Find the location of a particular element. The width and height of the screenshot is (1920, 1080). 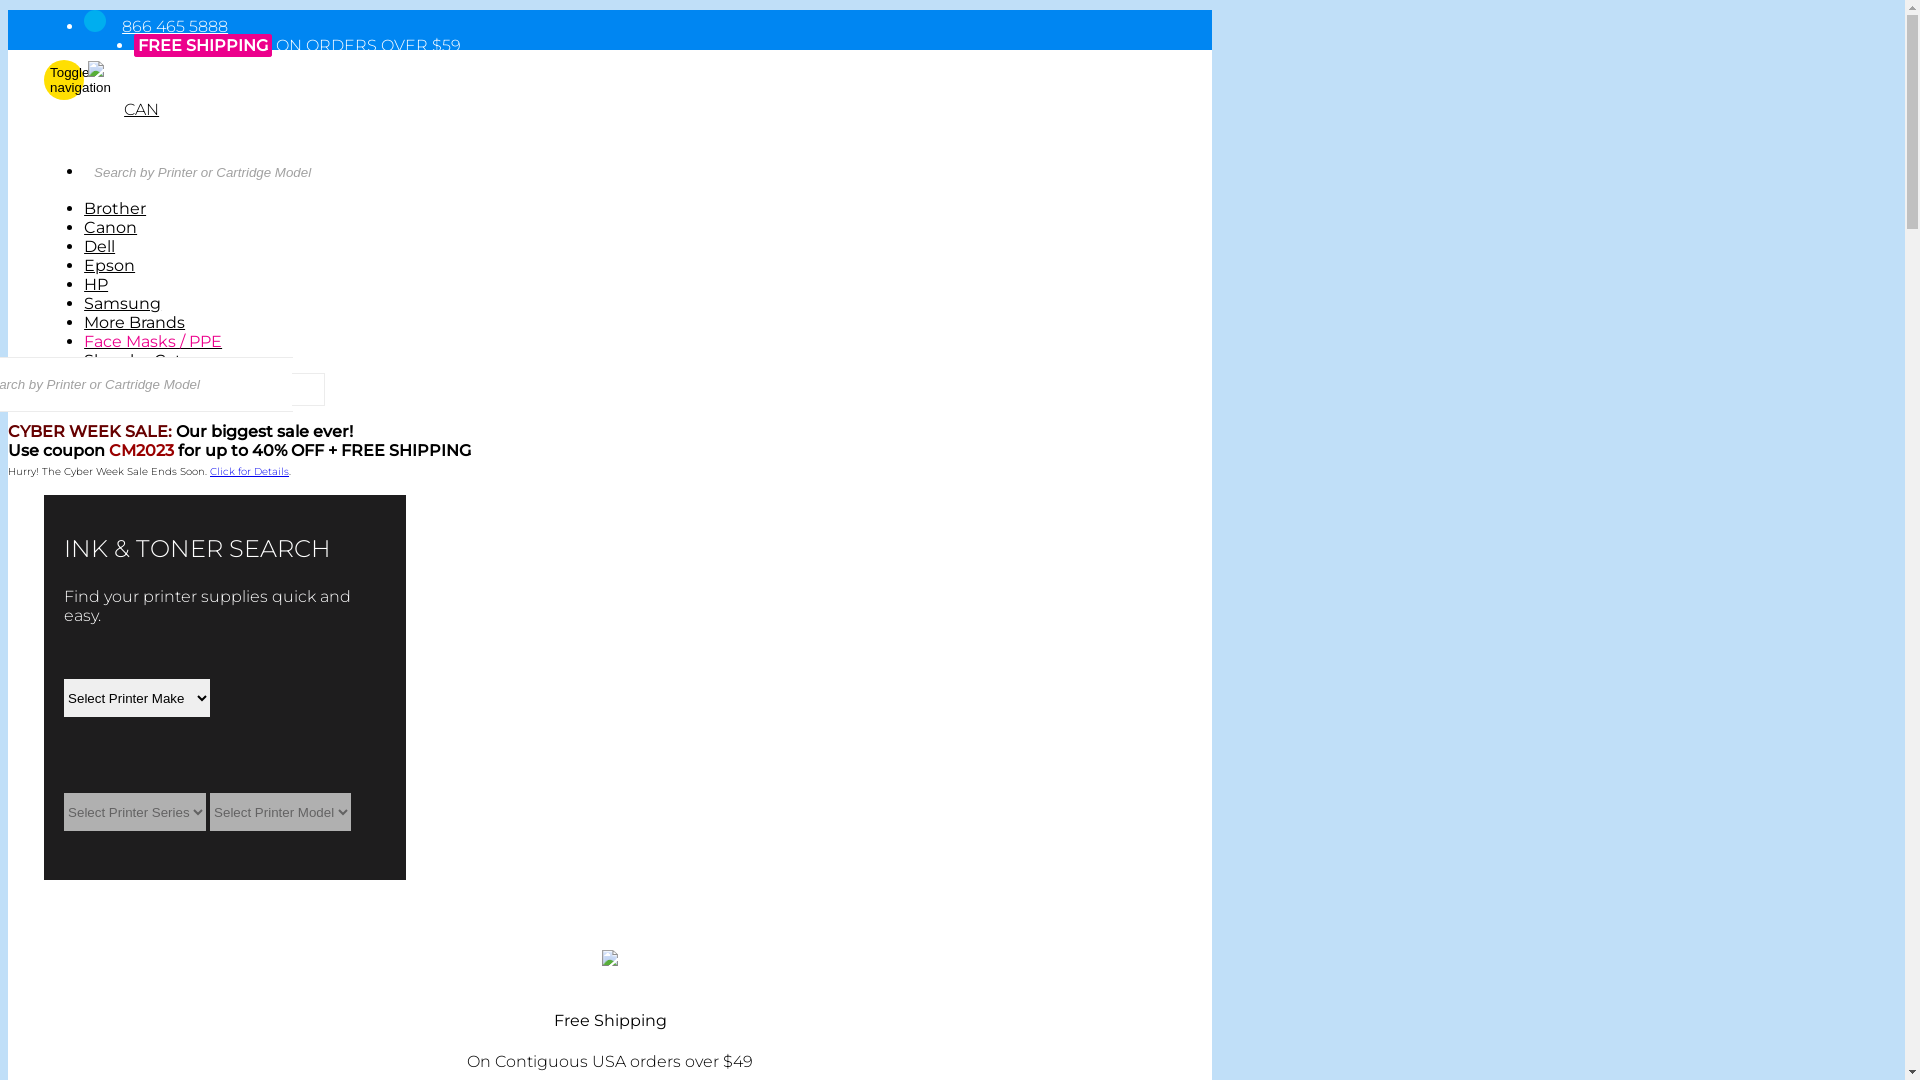

'Shop by Category' is located at coordinates (154, 360).